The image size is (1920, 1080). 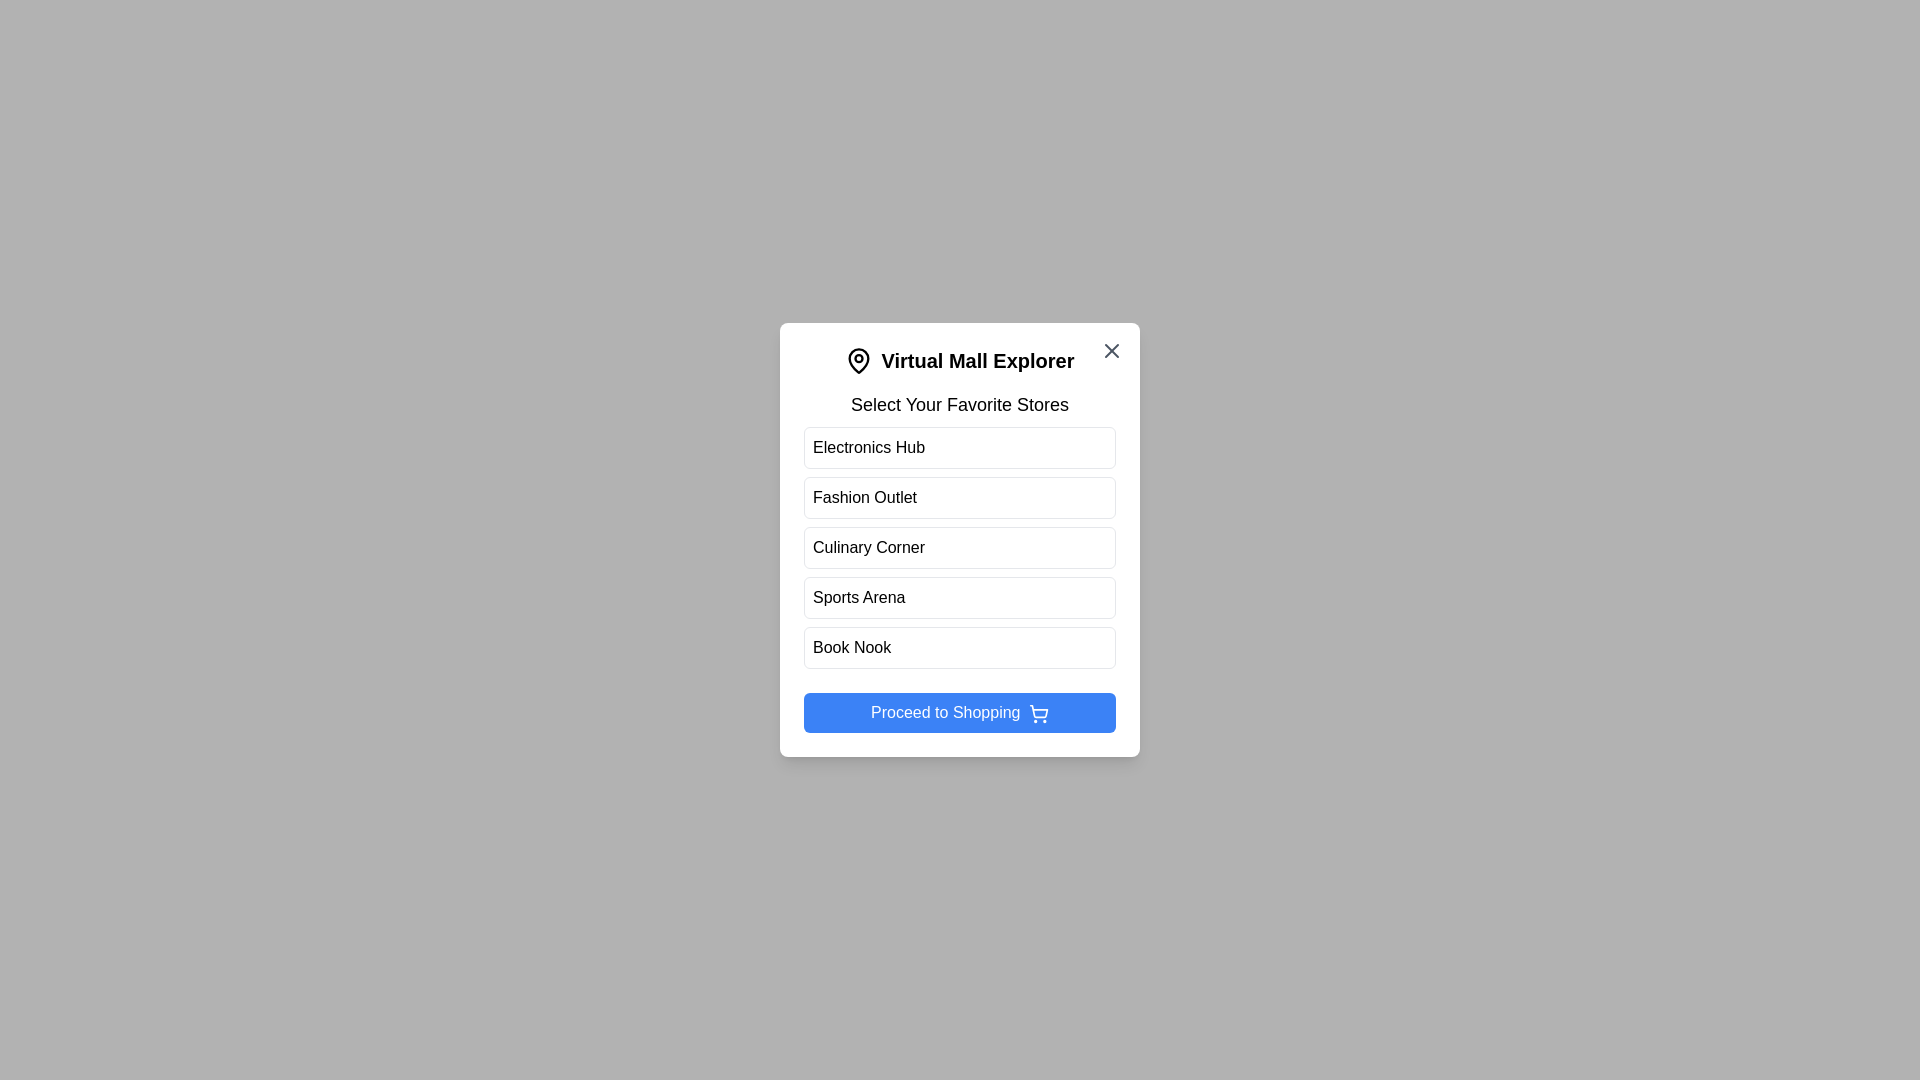 What do you see at coordinates (851, 648) in the screenshot?
I see `the 'Book Nook' store text label, which is the fifth item` at bounding box center [851, 648].